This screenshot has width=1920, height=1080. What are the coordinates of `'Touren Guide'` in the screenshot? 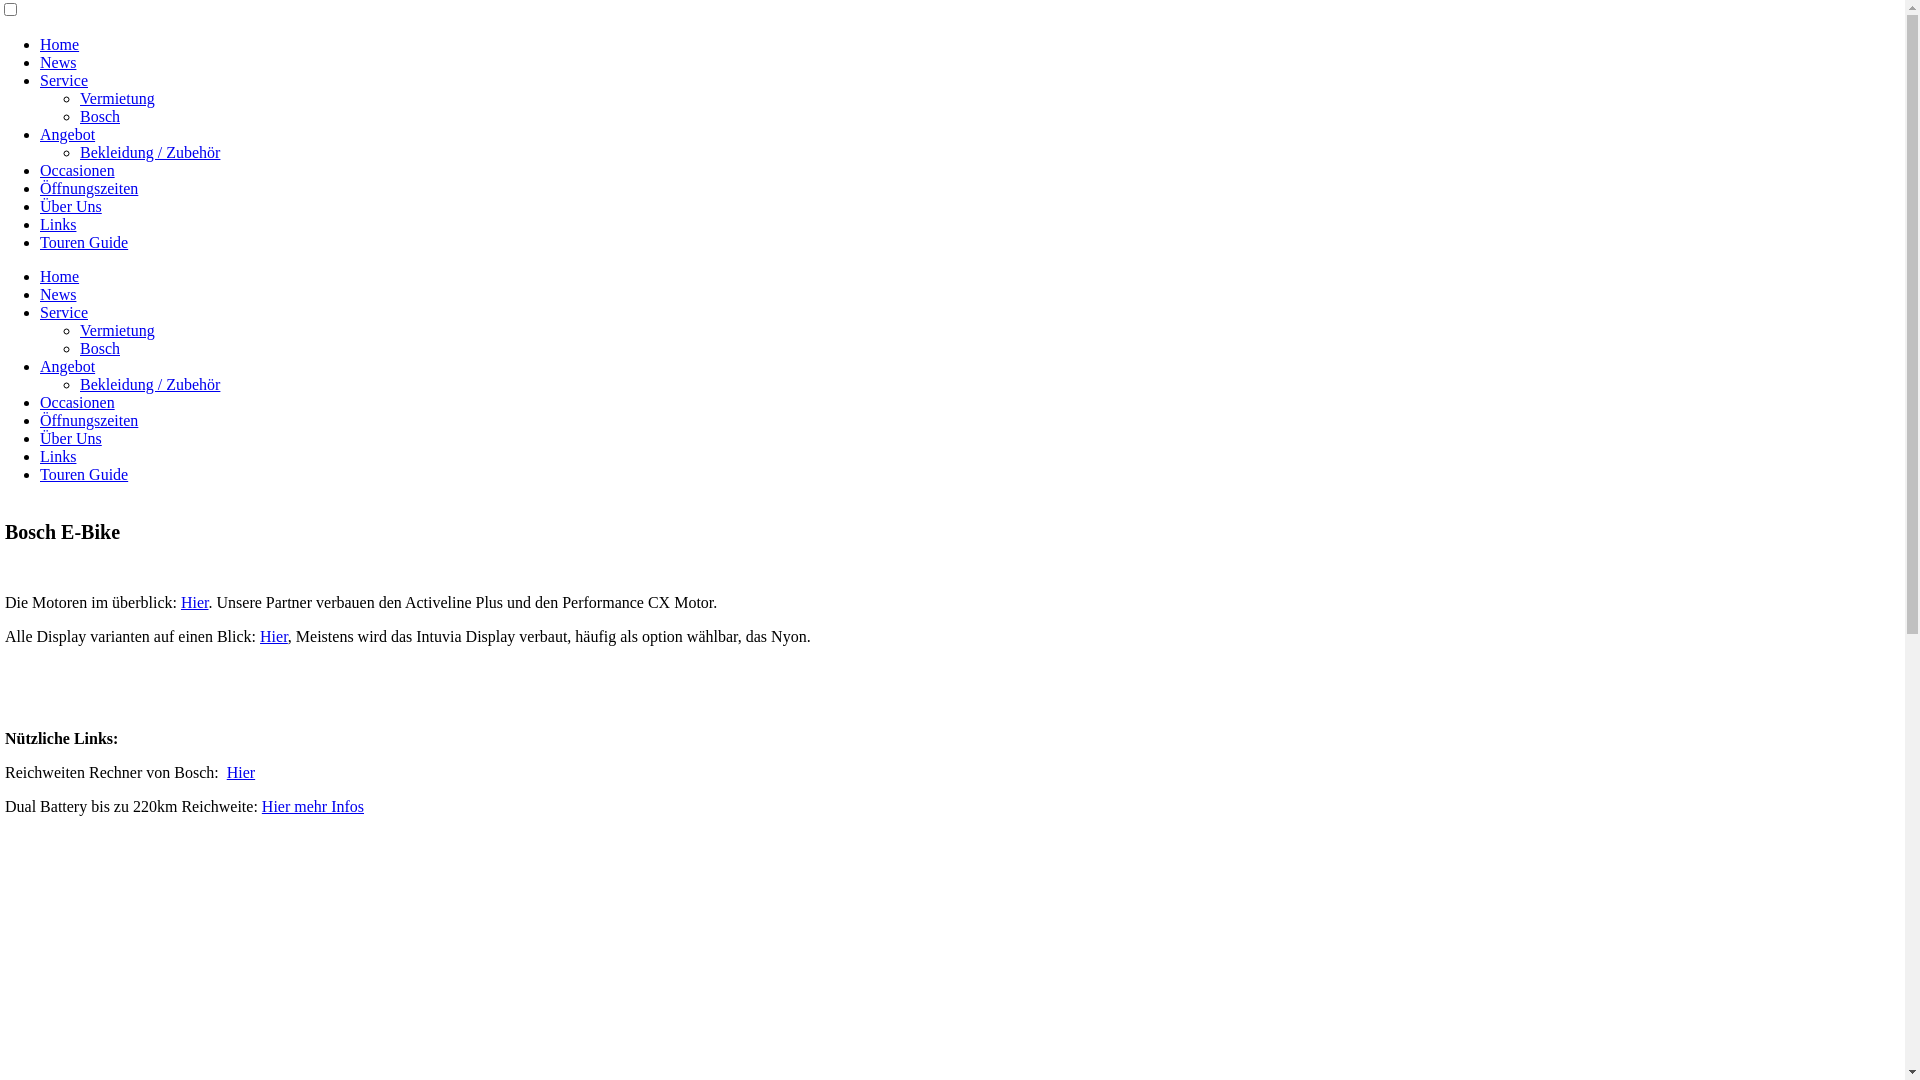 It's located at (82, 474).